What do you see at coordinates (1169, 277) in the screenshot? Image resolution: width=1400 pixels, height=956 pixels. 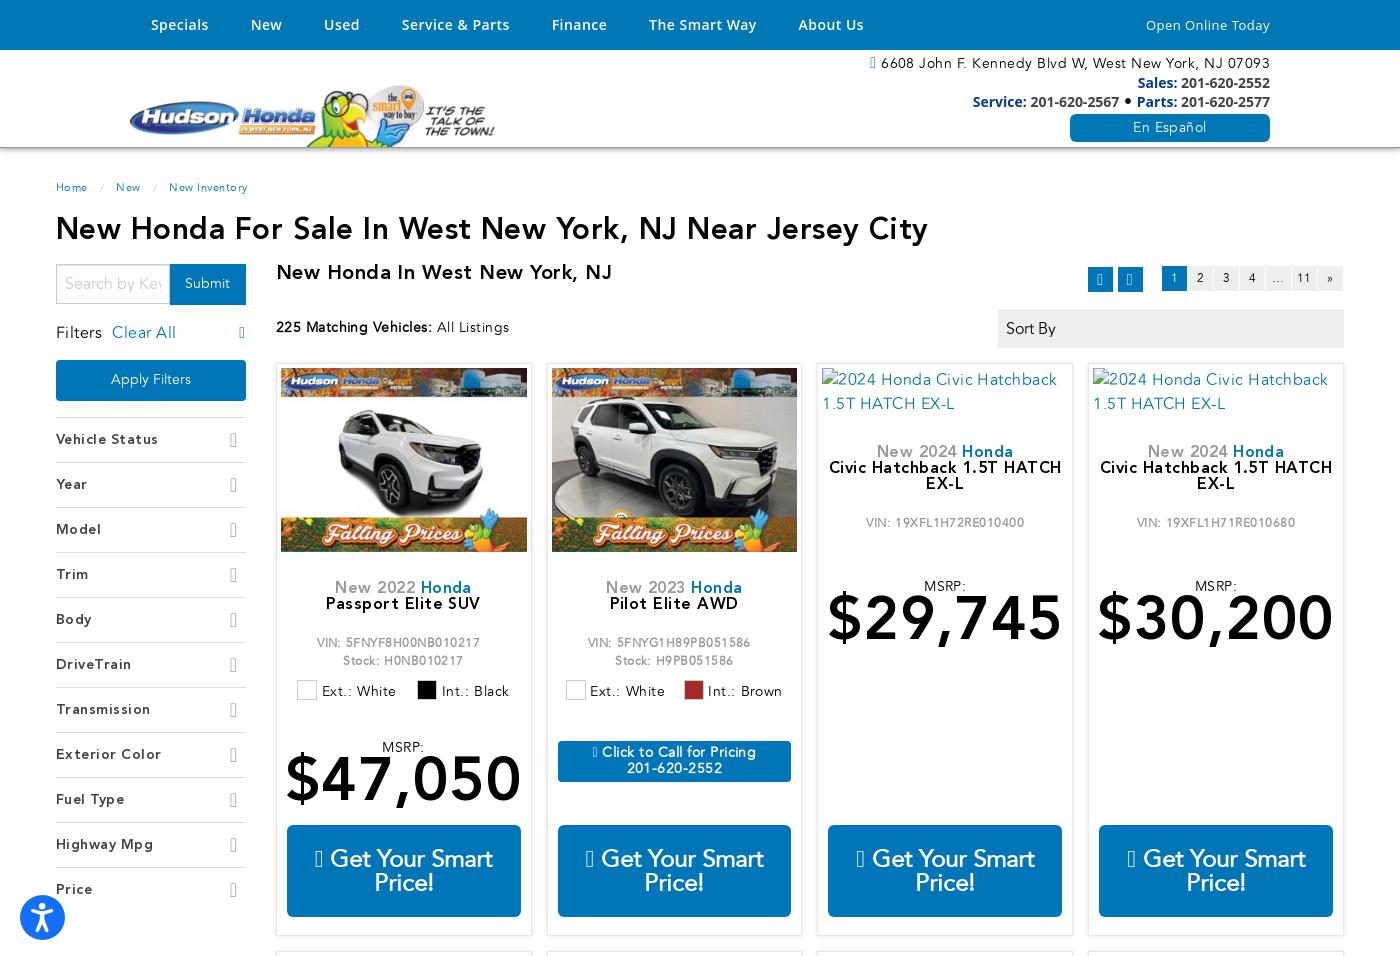 I see `'1'` at bounding box center [1169, 277].